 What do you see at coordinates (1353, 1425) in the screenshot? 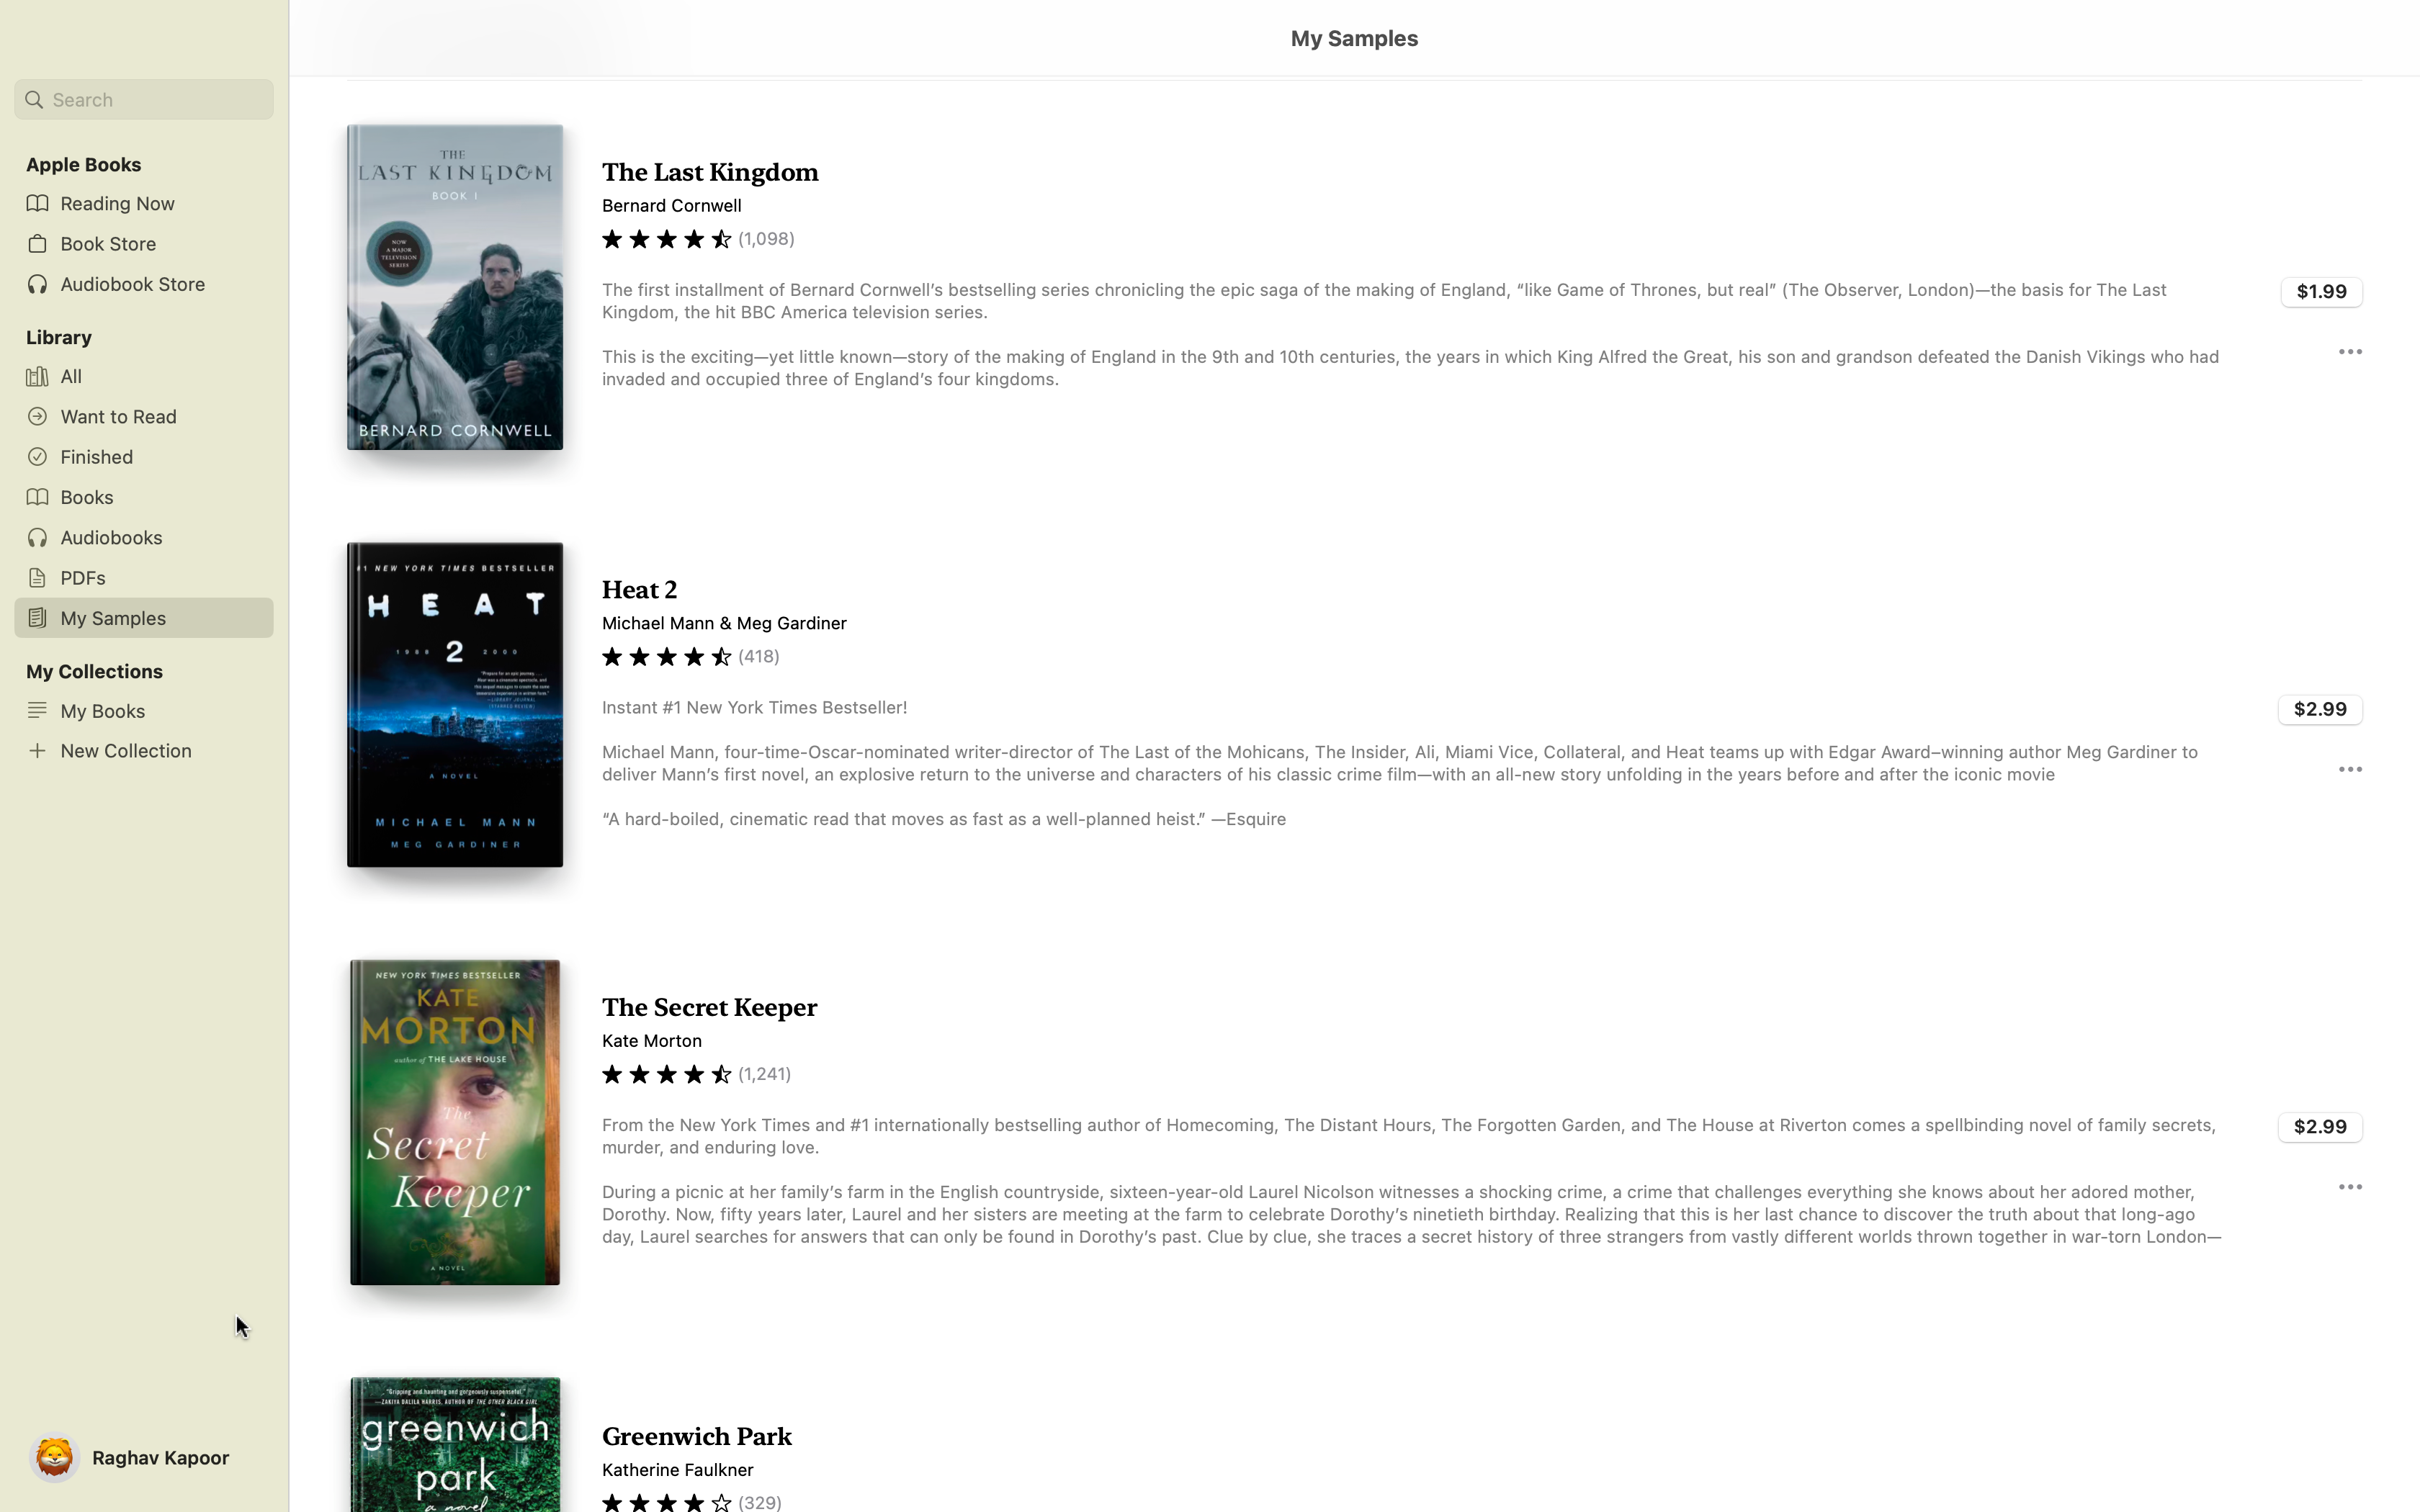
I see `Read the sample of "Greenwich Park` at bounding box center [1353, 1425].